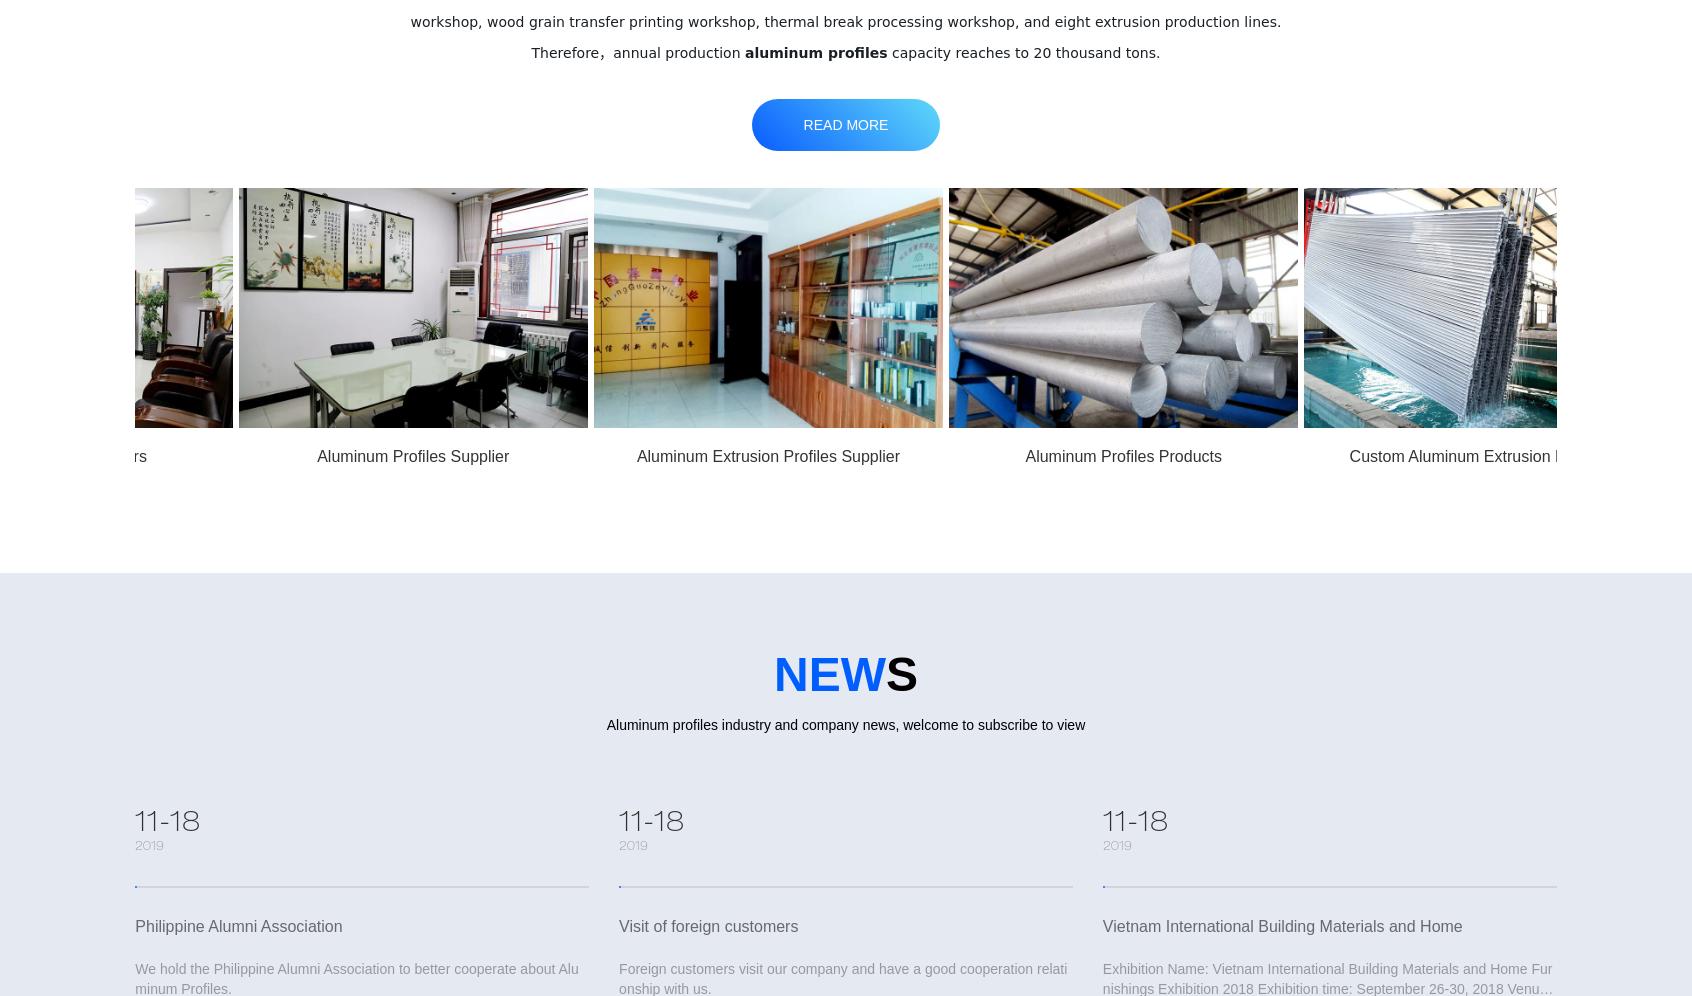 This screenshot has width=1692, height=996. What do you see at coordinates (900, 674) in the screenshot?
I see `'S'` at bounding box center [900, 674].